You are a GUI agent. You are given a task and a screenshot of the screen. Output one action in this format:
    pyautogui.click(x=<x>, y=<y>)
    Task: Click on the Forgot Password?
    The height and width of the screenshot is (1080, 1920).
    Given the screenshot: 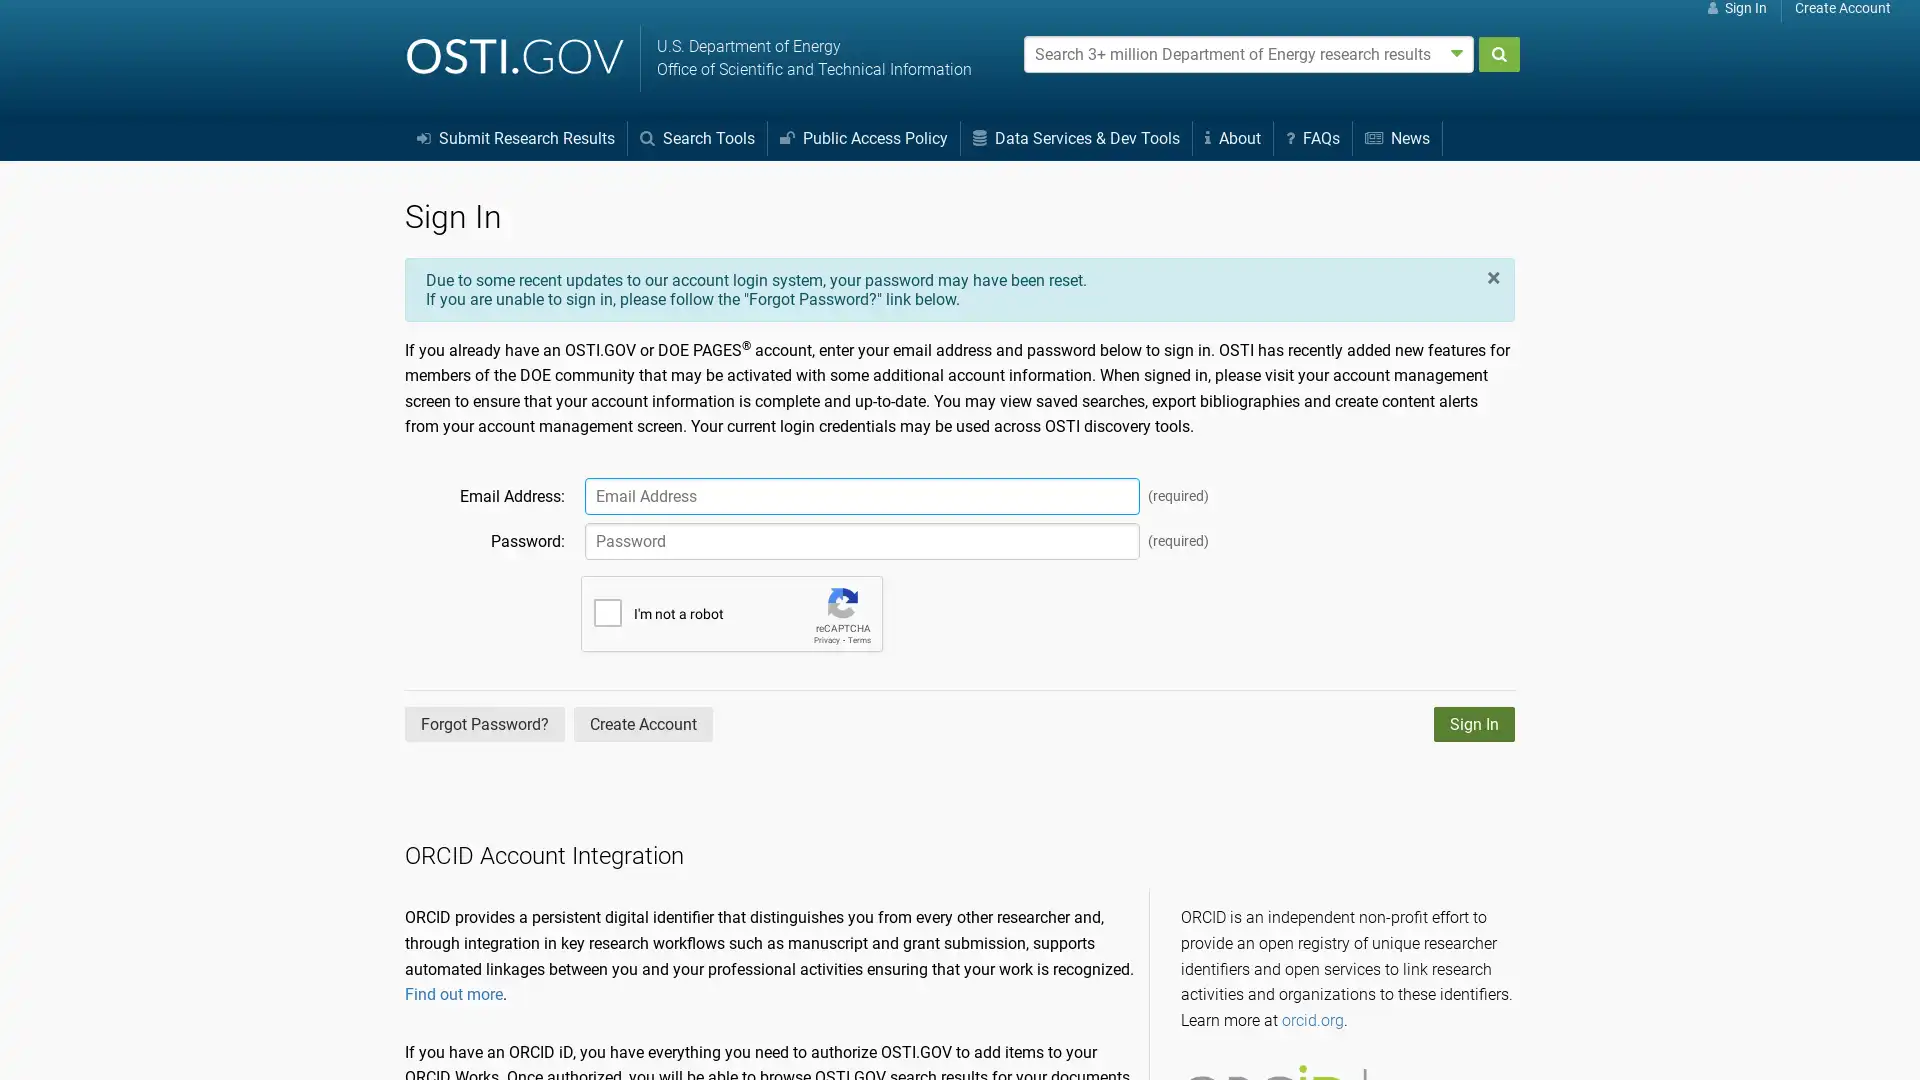 What is the action you would take?
    pyautogui.click(x=484, y=723)
    